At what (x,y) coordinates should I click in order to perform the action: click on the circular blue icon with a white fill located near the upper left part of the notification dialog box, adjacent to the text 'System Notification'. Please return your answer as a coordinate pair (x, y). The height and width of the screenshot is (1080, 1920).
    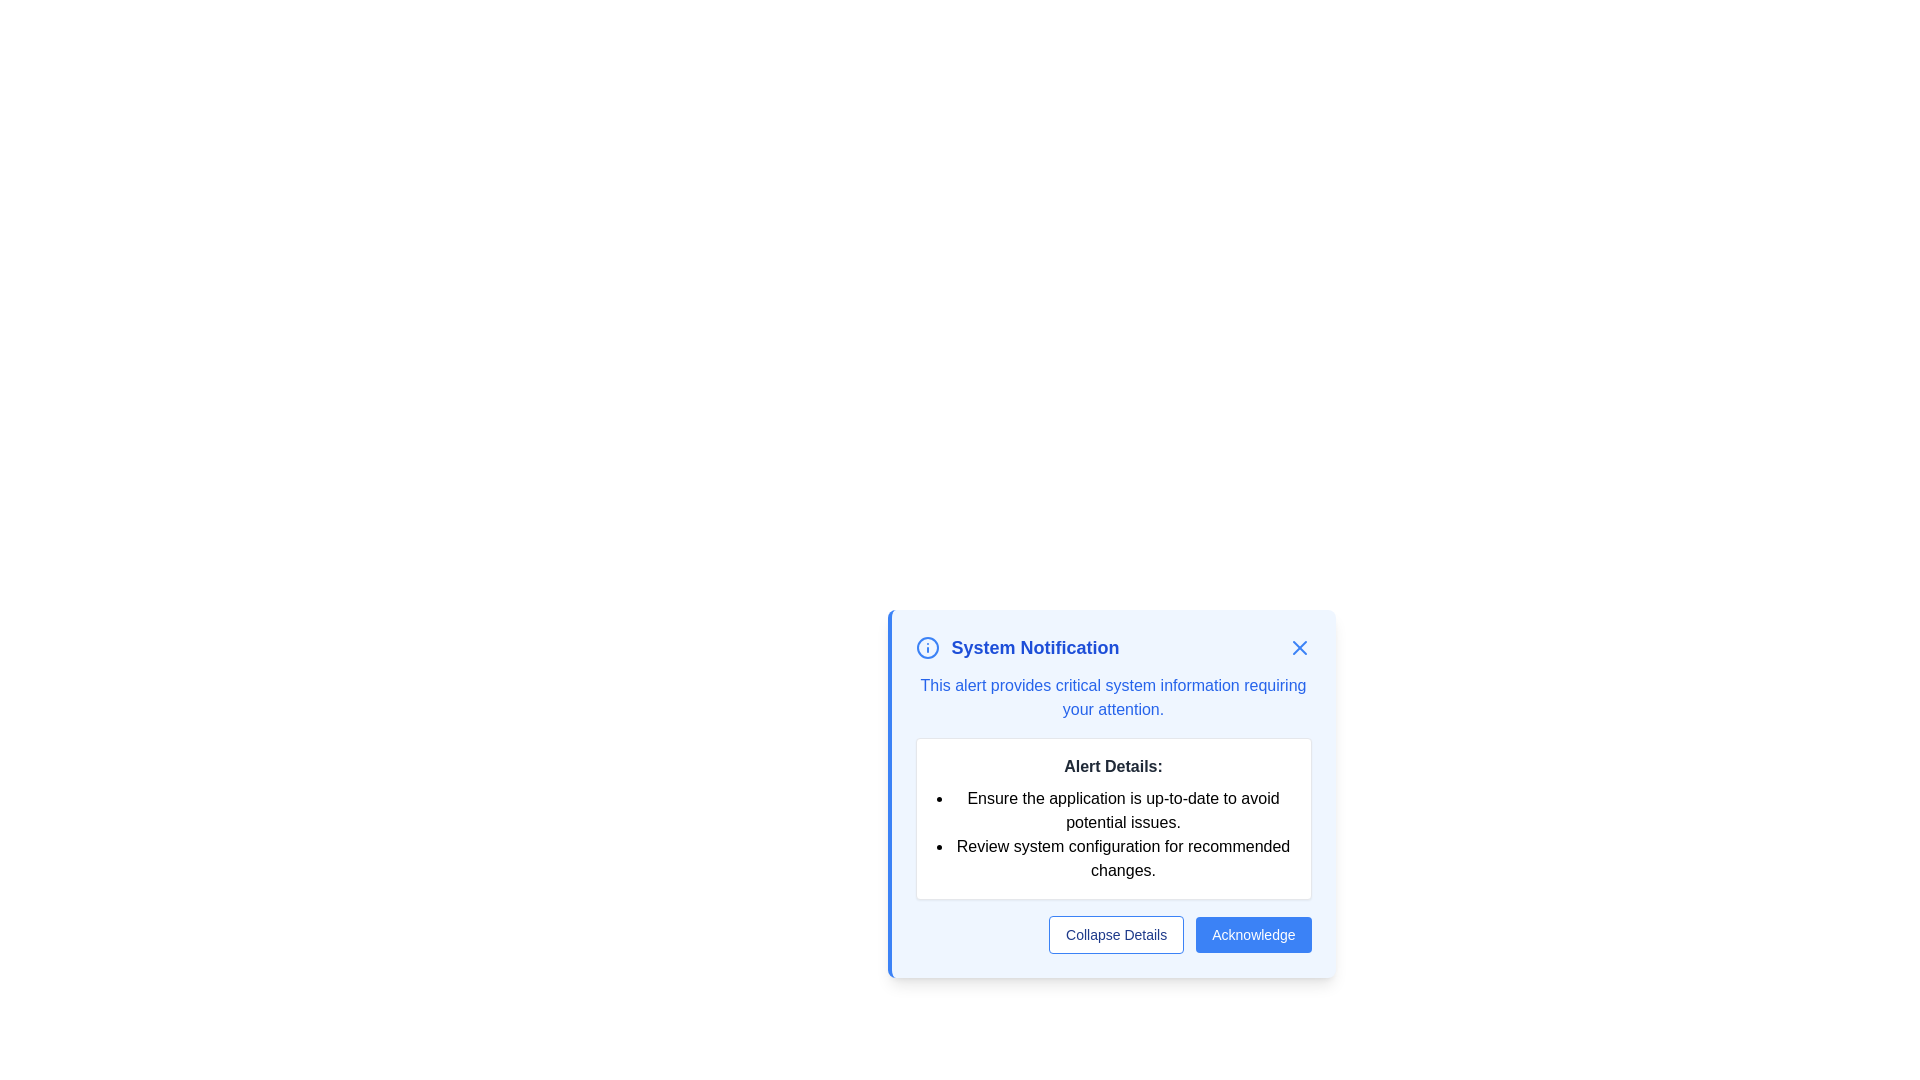
    Looking at the image, I should click on (926, 648).